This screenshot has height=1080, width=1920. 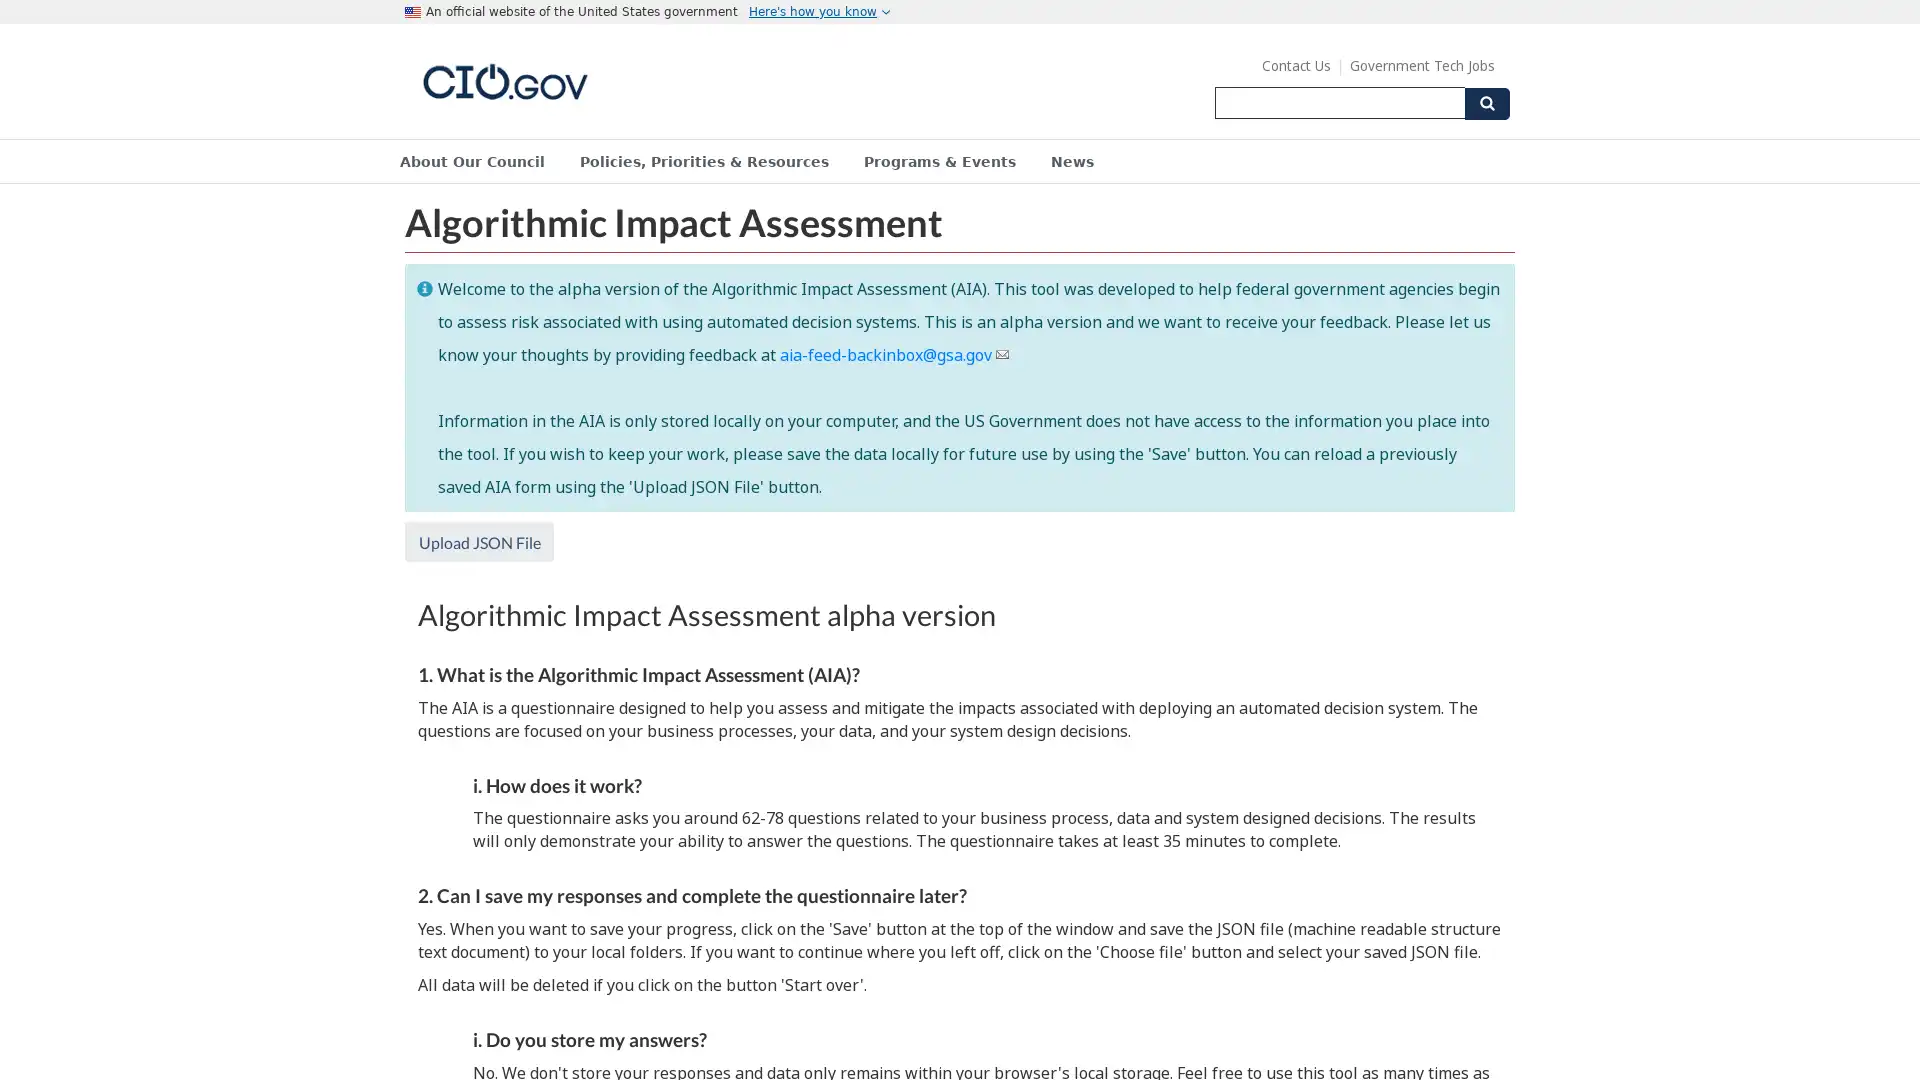 I want to click on About Our Council, so click(x=473, y=160).